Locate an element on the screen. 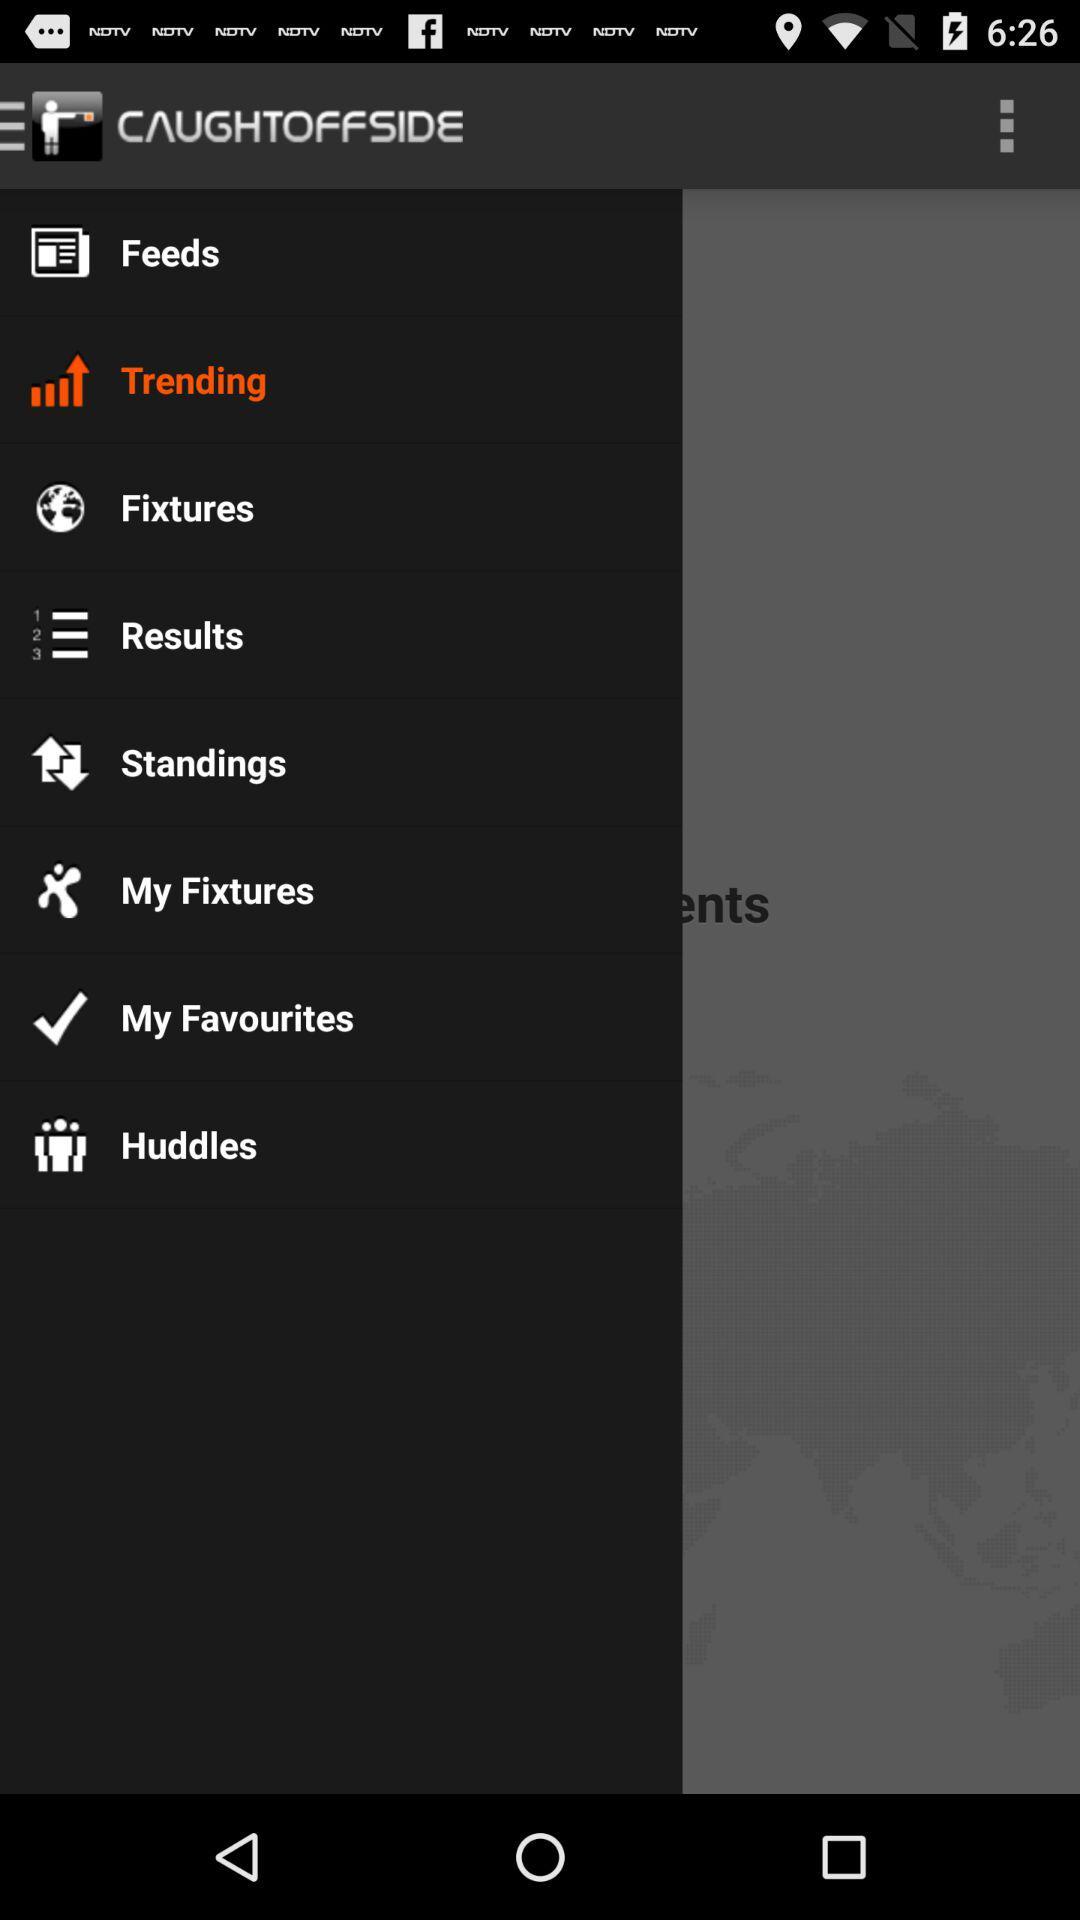  the standings icon is located at coordinates (187, 761).